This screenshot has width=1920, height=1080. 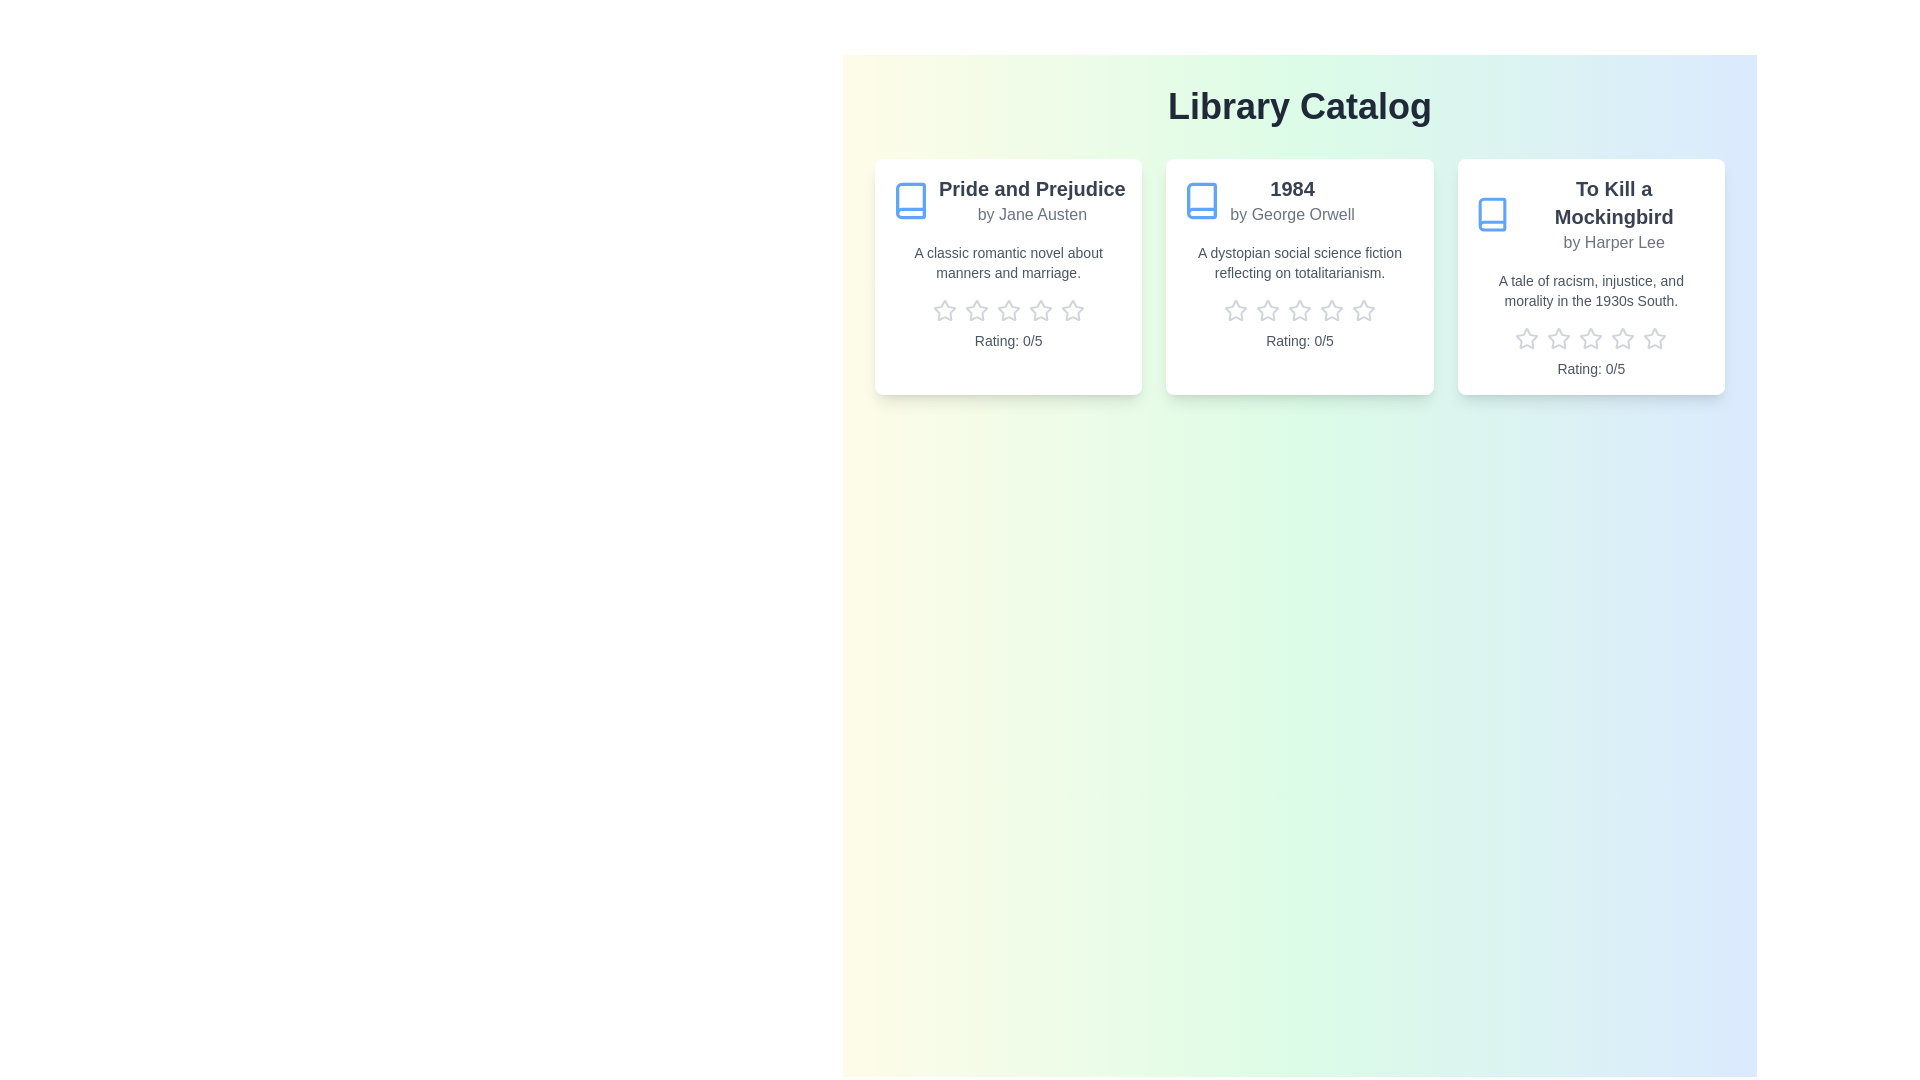 What do you see at coordinates (1526, 338) in the screenshot?
I see `the rating of the book 'To Kill a Mockingbird' to 1 stars by clicking the corresponding star` at bounding box center [1526, 338].